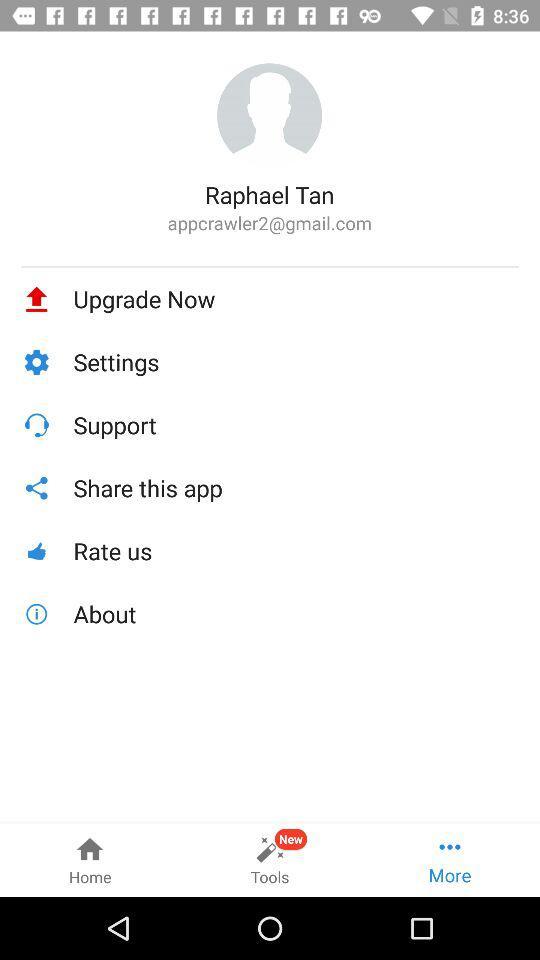  Describe the element at coordinates (269, 194) in the screenshot. I see `the icon above appcrawler2@gmail.com icon` at that location.